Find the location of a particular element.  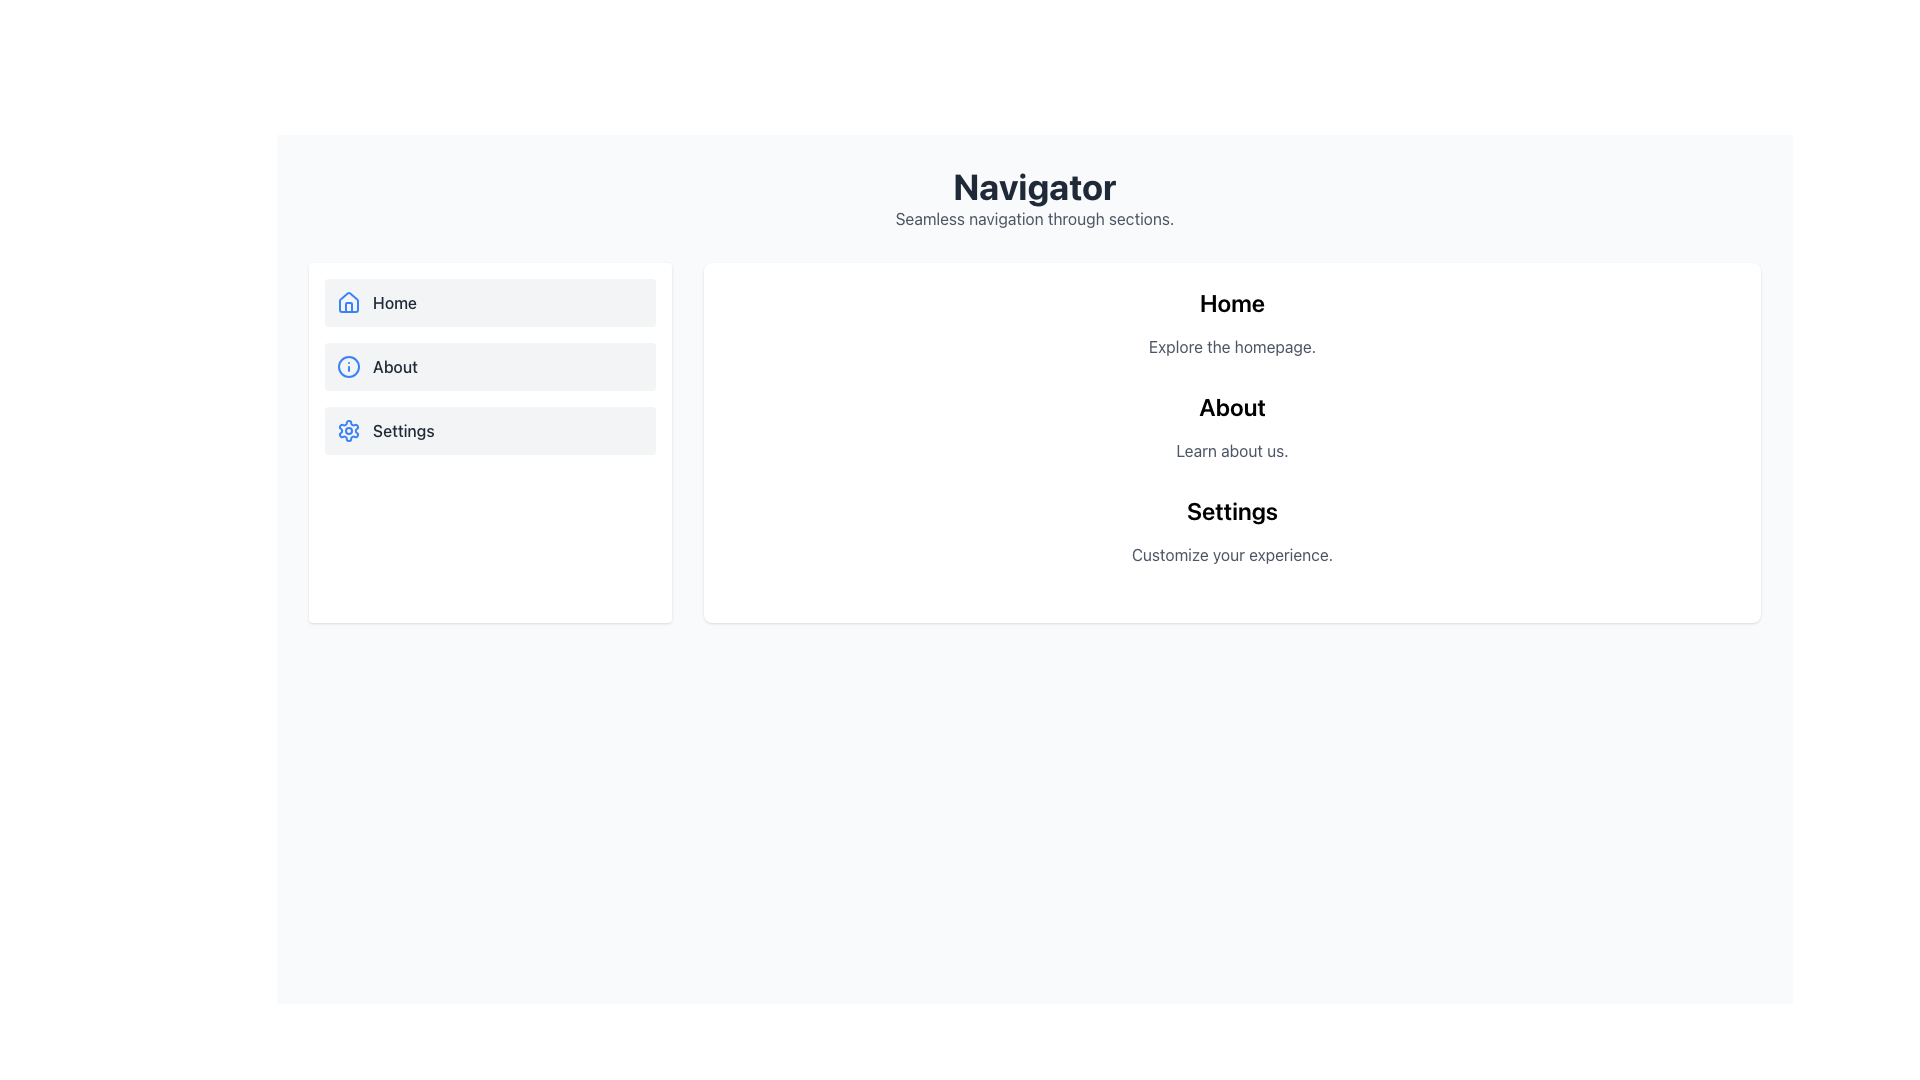

the gear icon is located at coordinates (349, 430).